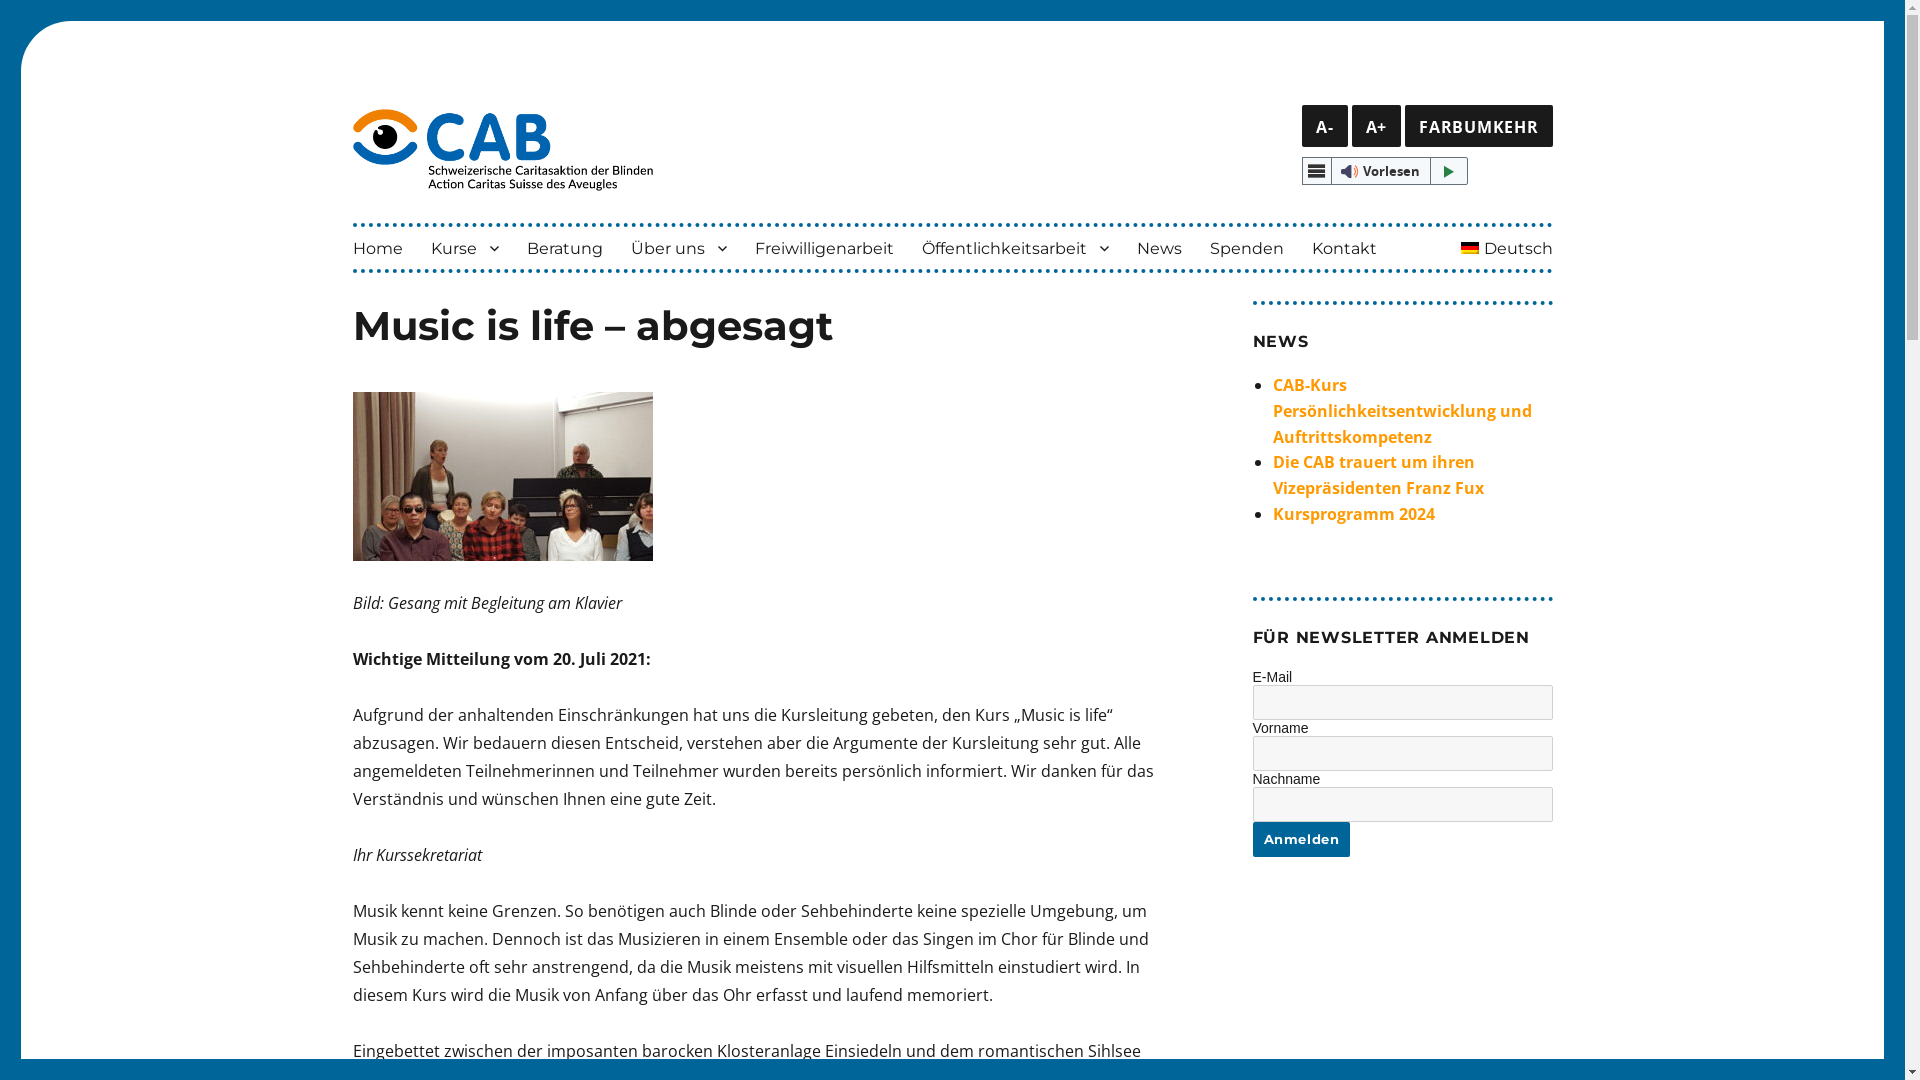 The width and height of the screenshot is (1920, 1080). What do you see at coordinates (463, 246) in the screenshot?
I see `'Kurse'` at bounding box center [463, 246].